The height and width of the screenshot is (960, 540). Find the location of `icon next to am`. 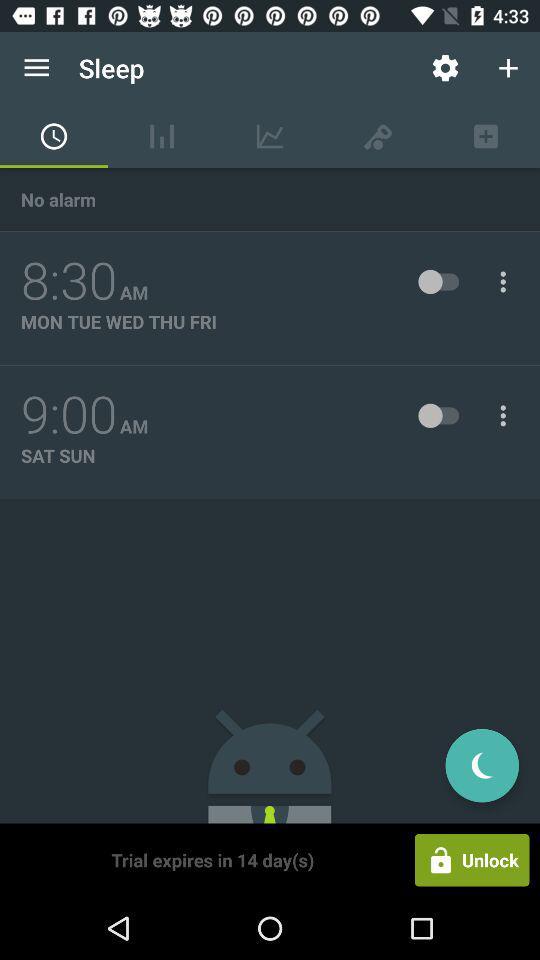

icon next to am is located at coordinates (68, 414).